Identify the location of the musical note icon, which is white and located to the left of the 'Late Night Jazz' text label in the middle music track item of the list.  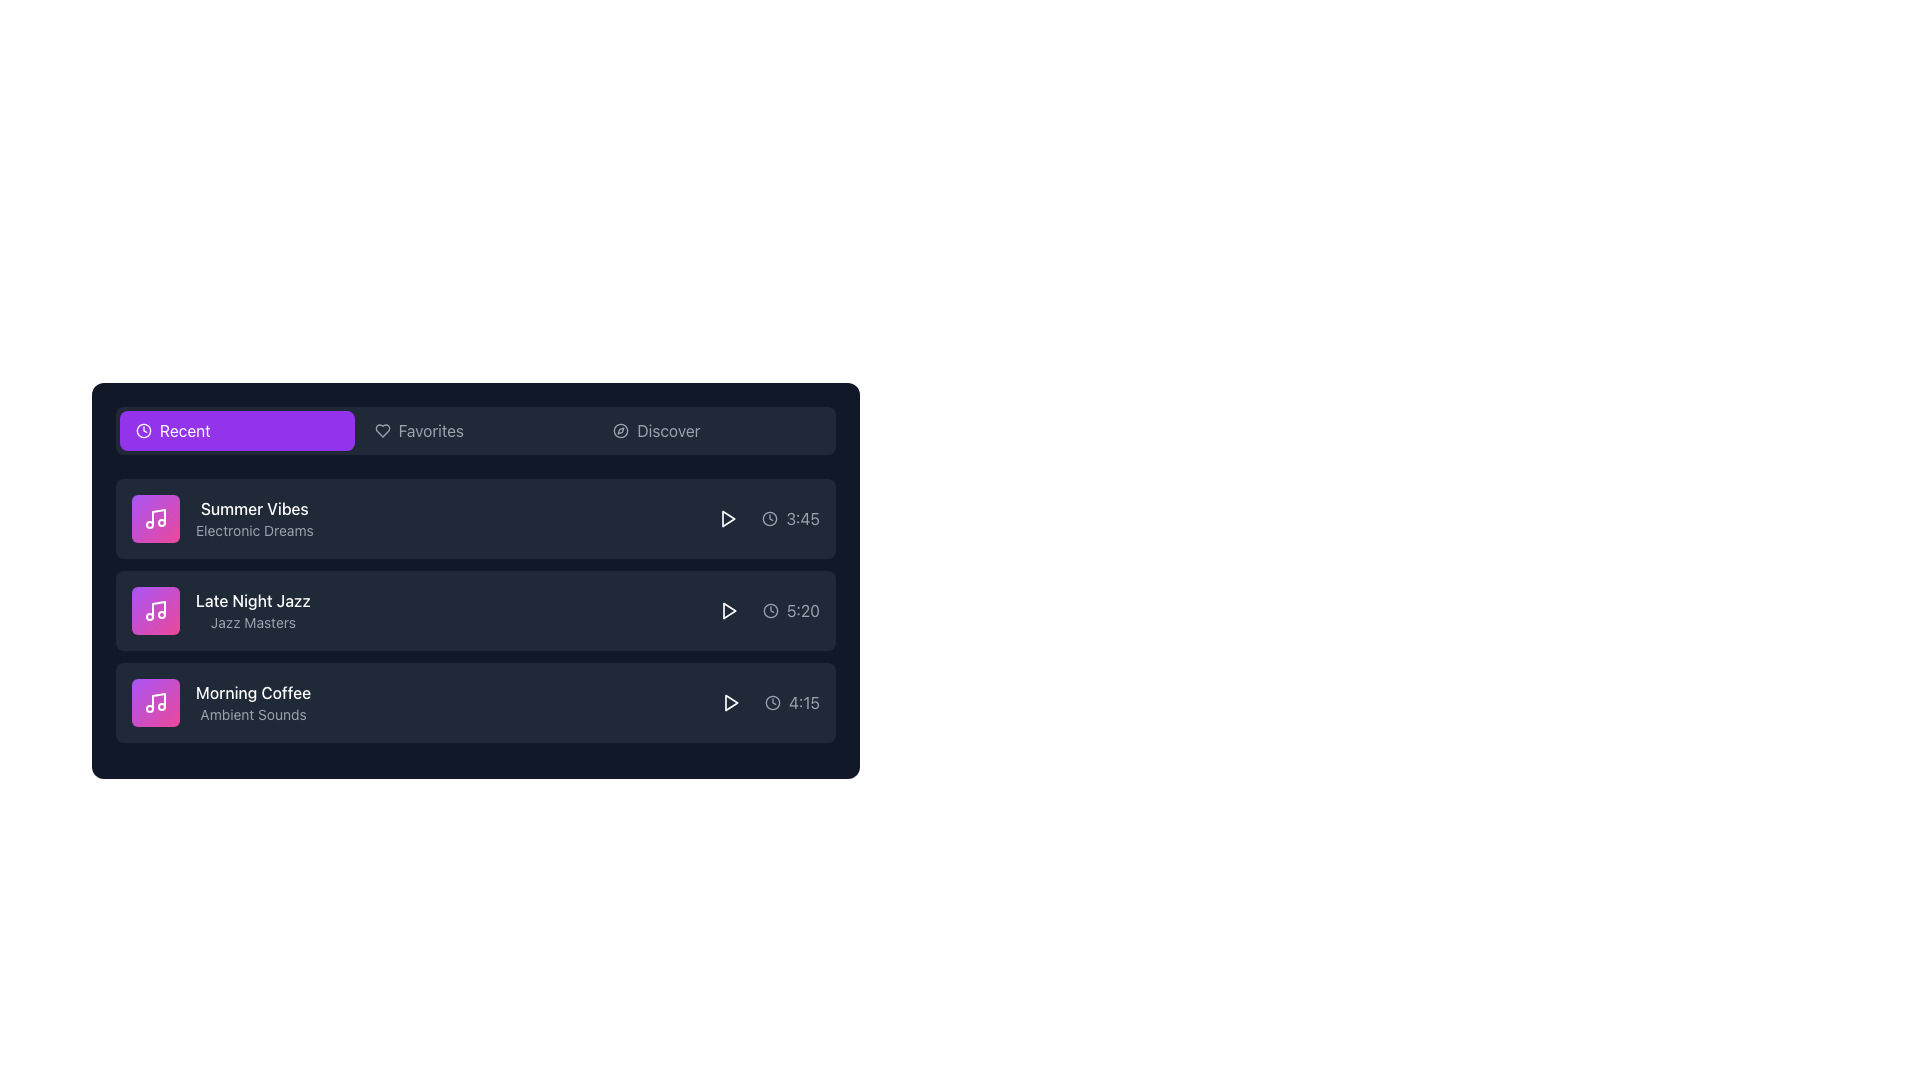
(155, 609).